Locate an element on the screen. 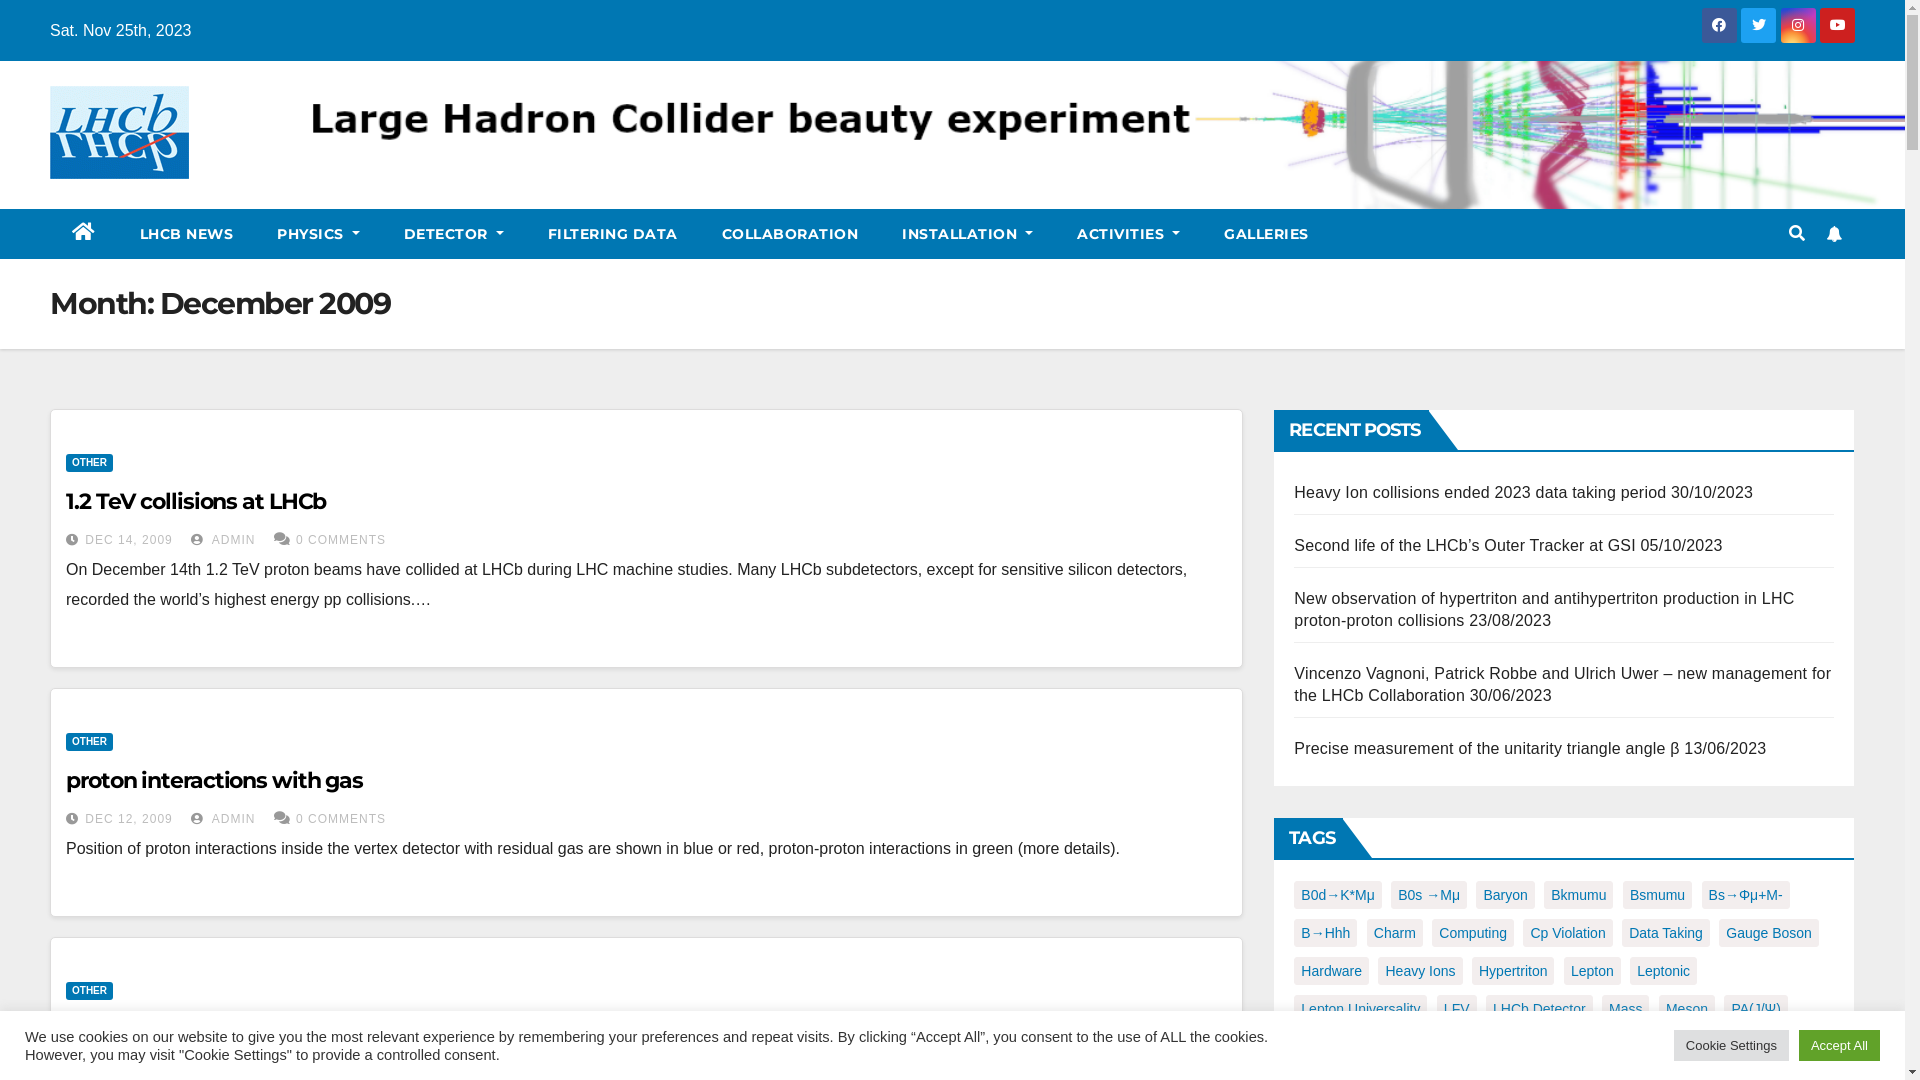 The width and height of the screenshot is (1920, 1080). 'Data Taking' is located at coordinates (1622, 933).